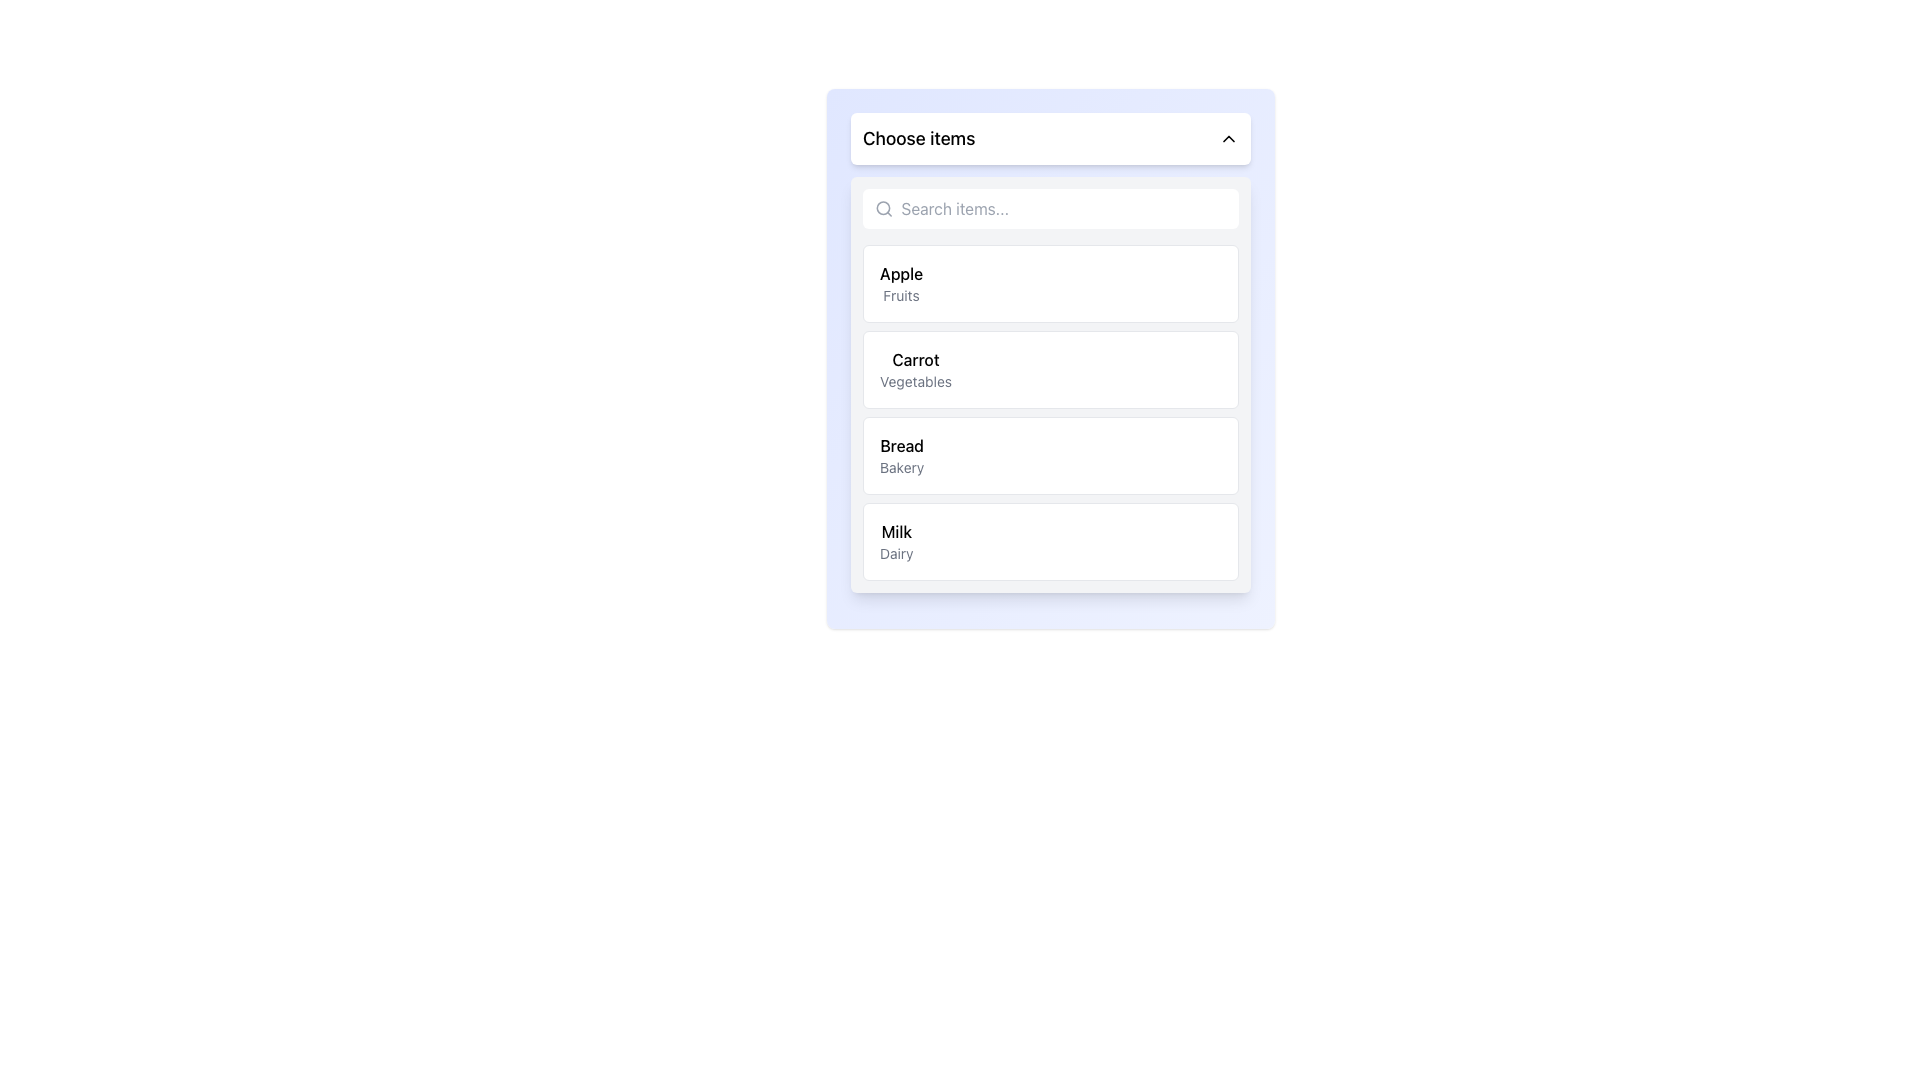  Describe the element at coordinates (900, 296) in the screenshot. I see `the 'Fruits' text label, which is displayed in a small gray font and positioned directly beneath the 'Apple' text in a selection-type interface` at that location.